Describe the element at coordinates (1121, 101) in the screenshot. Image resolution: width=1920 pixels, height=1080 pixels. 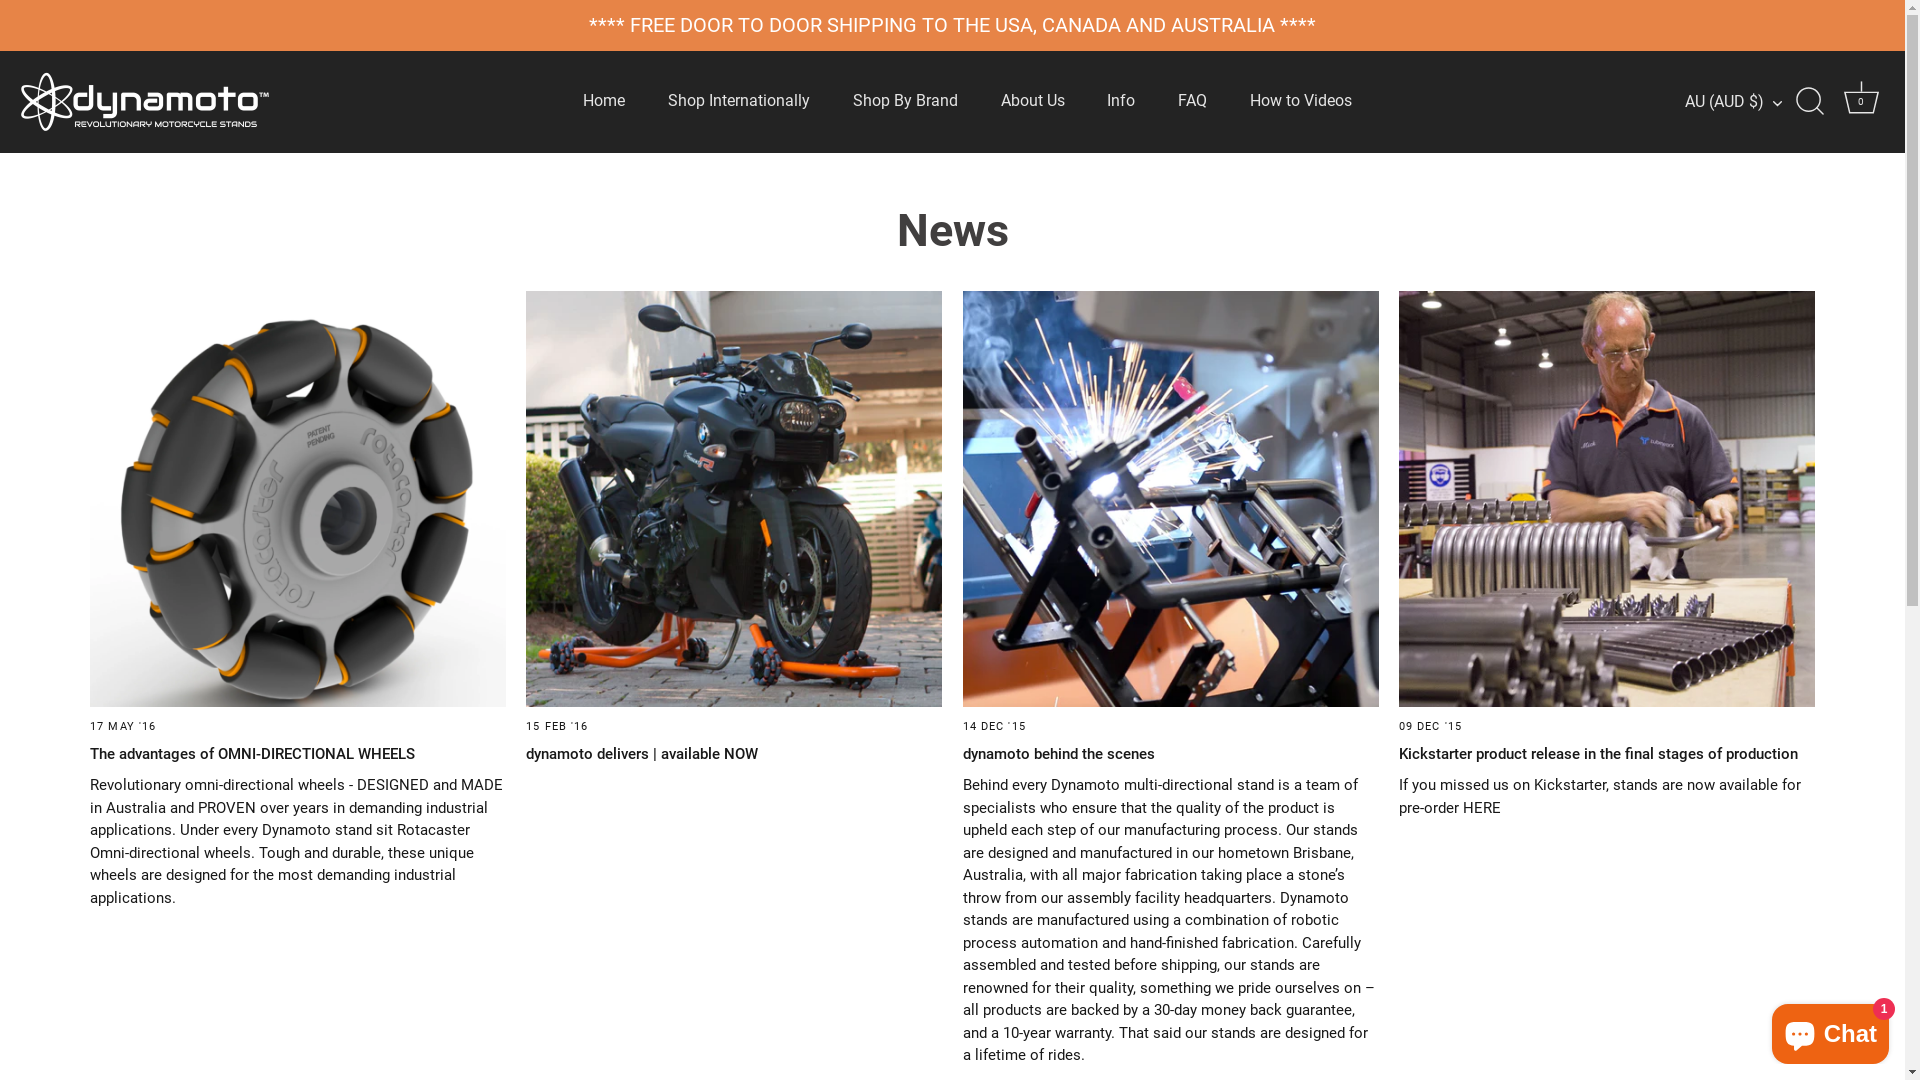
I see `'Info'` at that location.